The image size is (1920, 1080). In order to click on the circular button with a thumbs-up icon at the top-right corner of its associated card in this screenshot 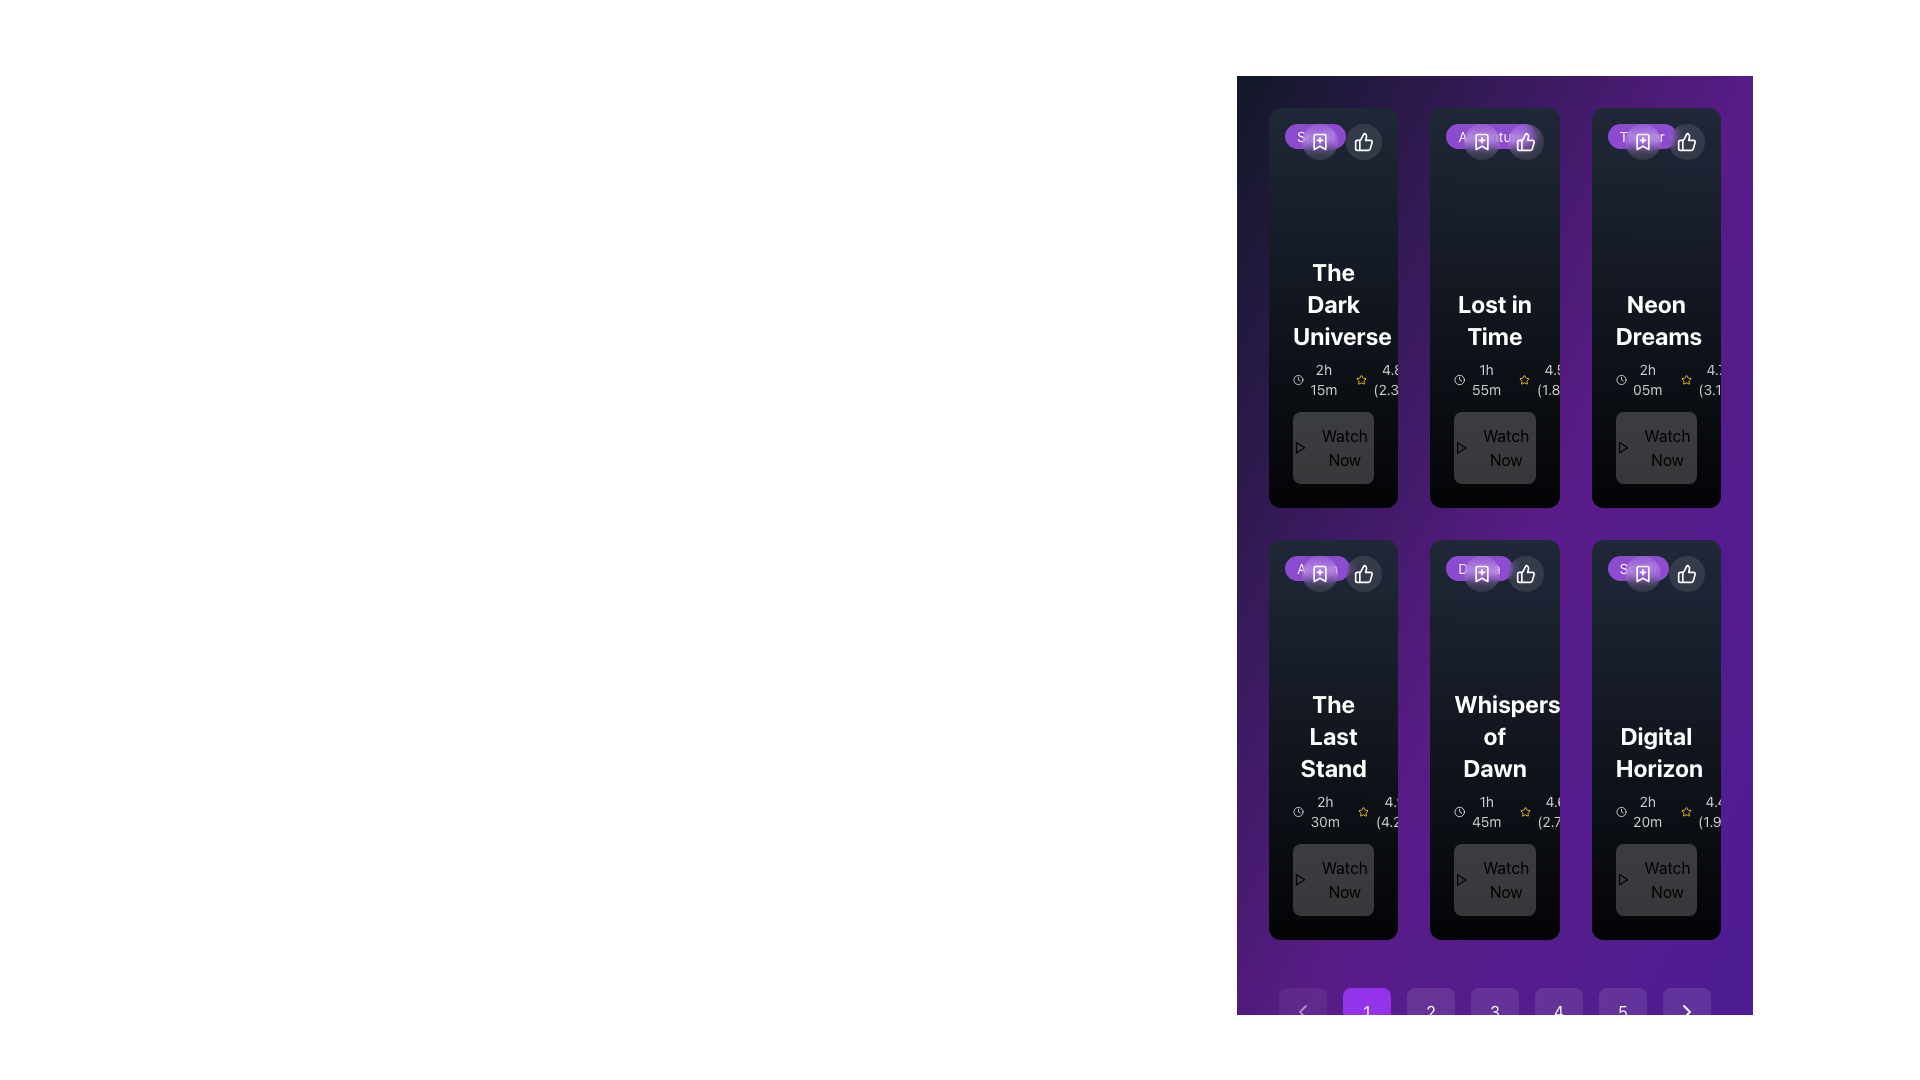, I will do `click(1363, 574)`.